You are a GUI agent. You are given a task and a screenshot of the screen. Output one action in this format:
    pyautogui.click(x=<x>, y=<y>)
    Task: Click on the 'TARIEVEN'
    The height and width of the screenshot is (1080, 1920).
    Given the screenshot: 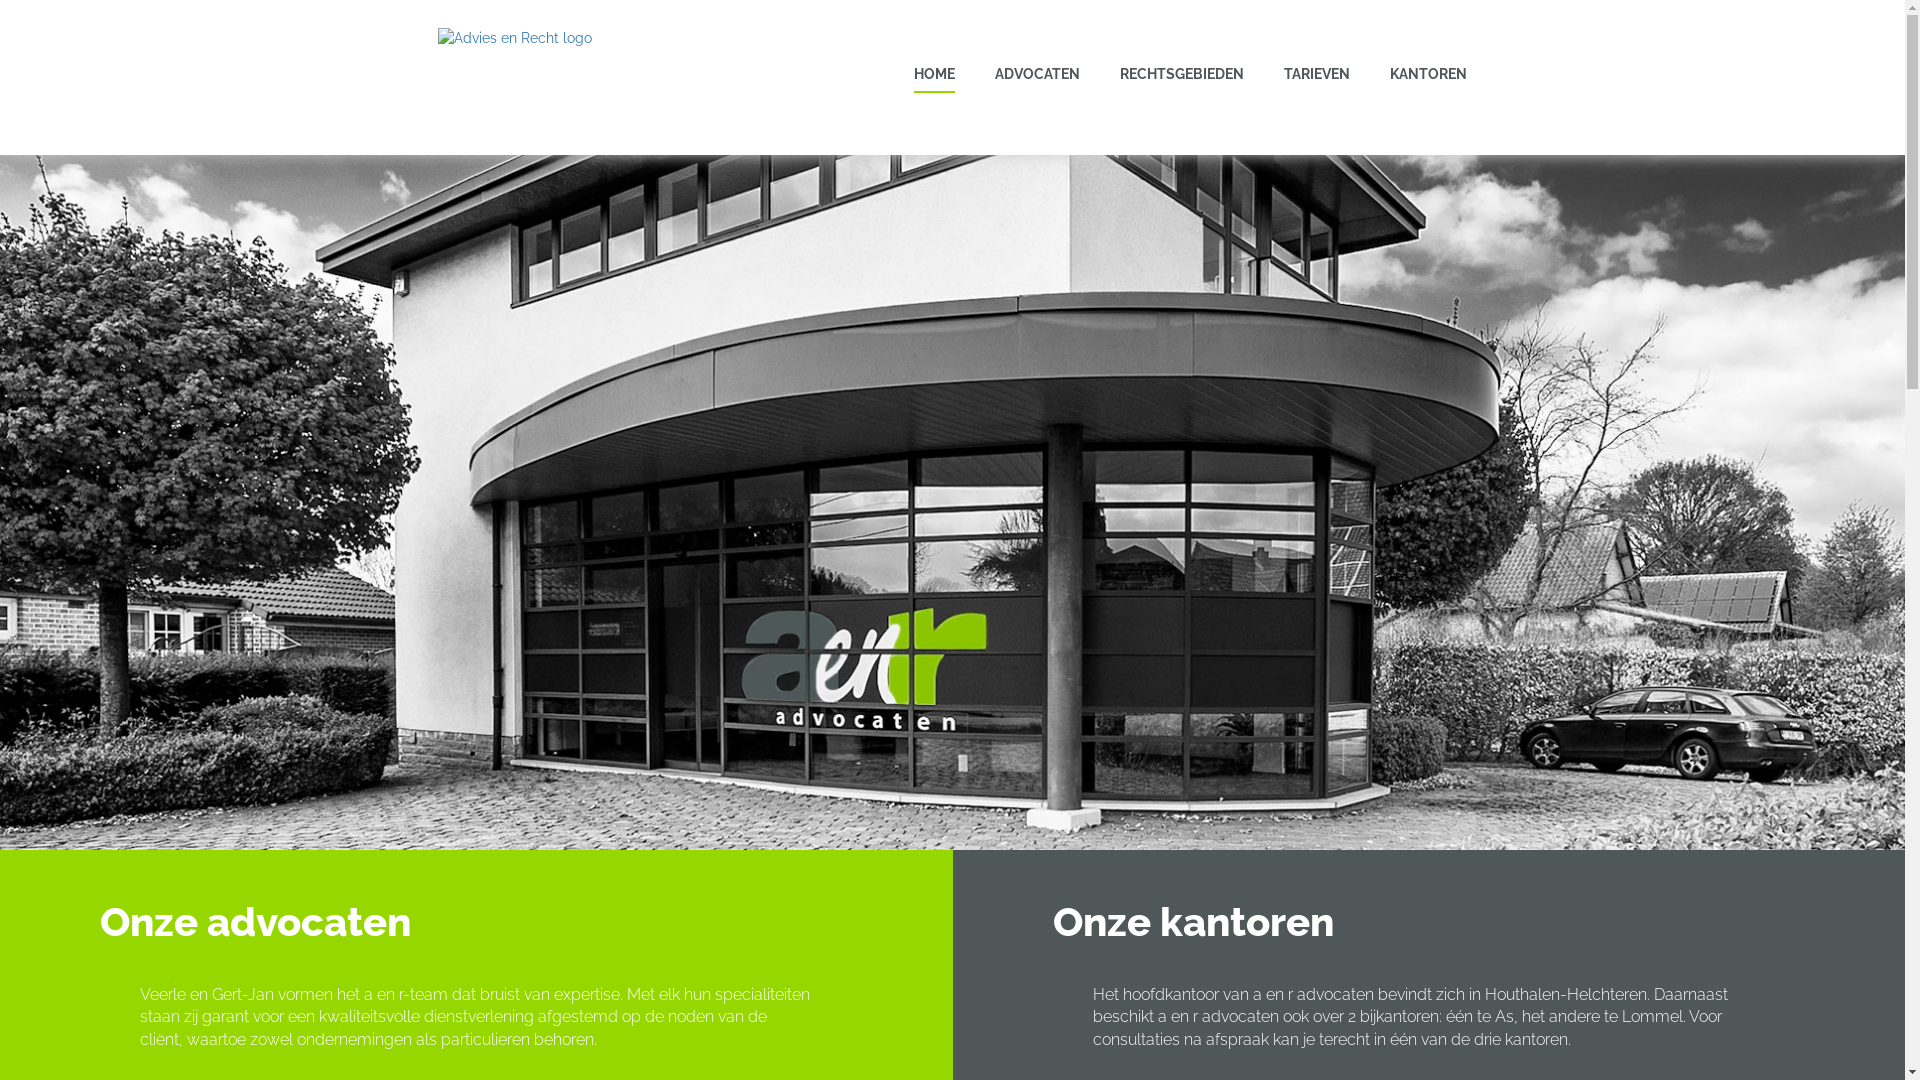 What is the action you would take?
    pyautogui.click(x=1316, y=72)
    